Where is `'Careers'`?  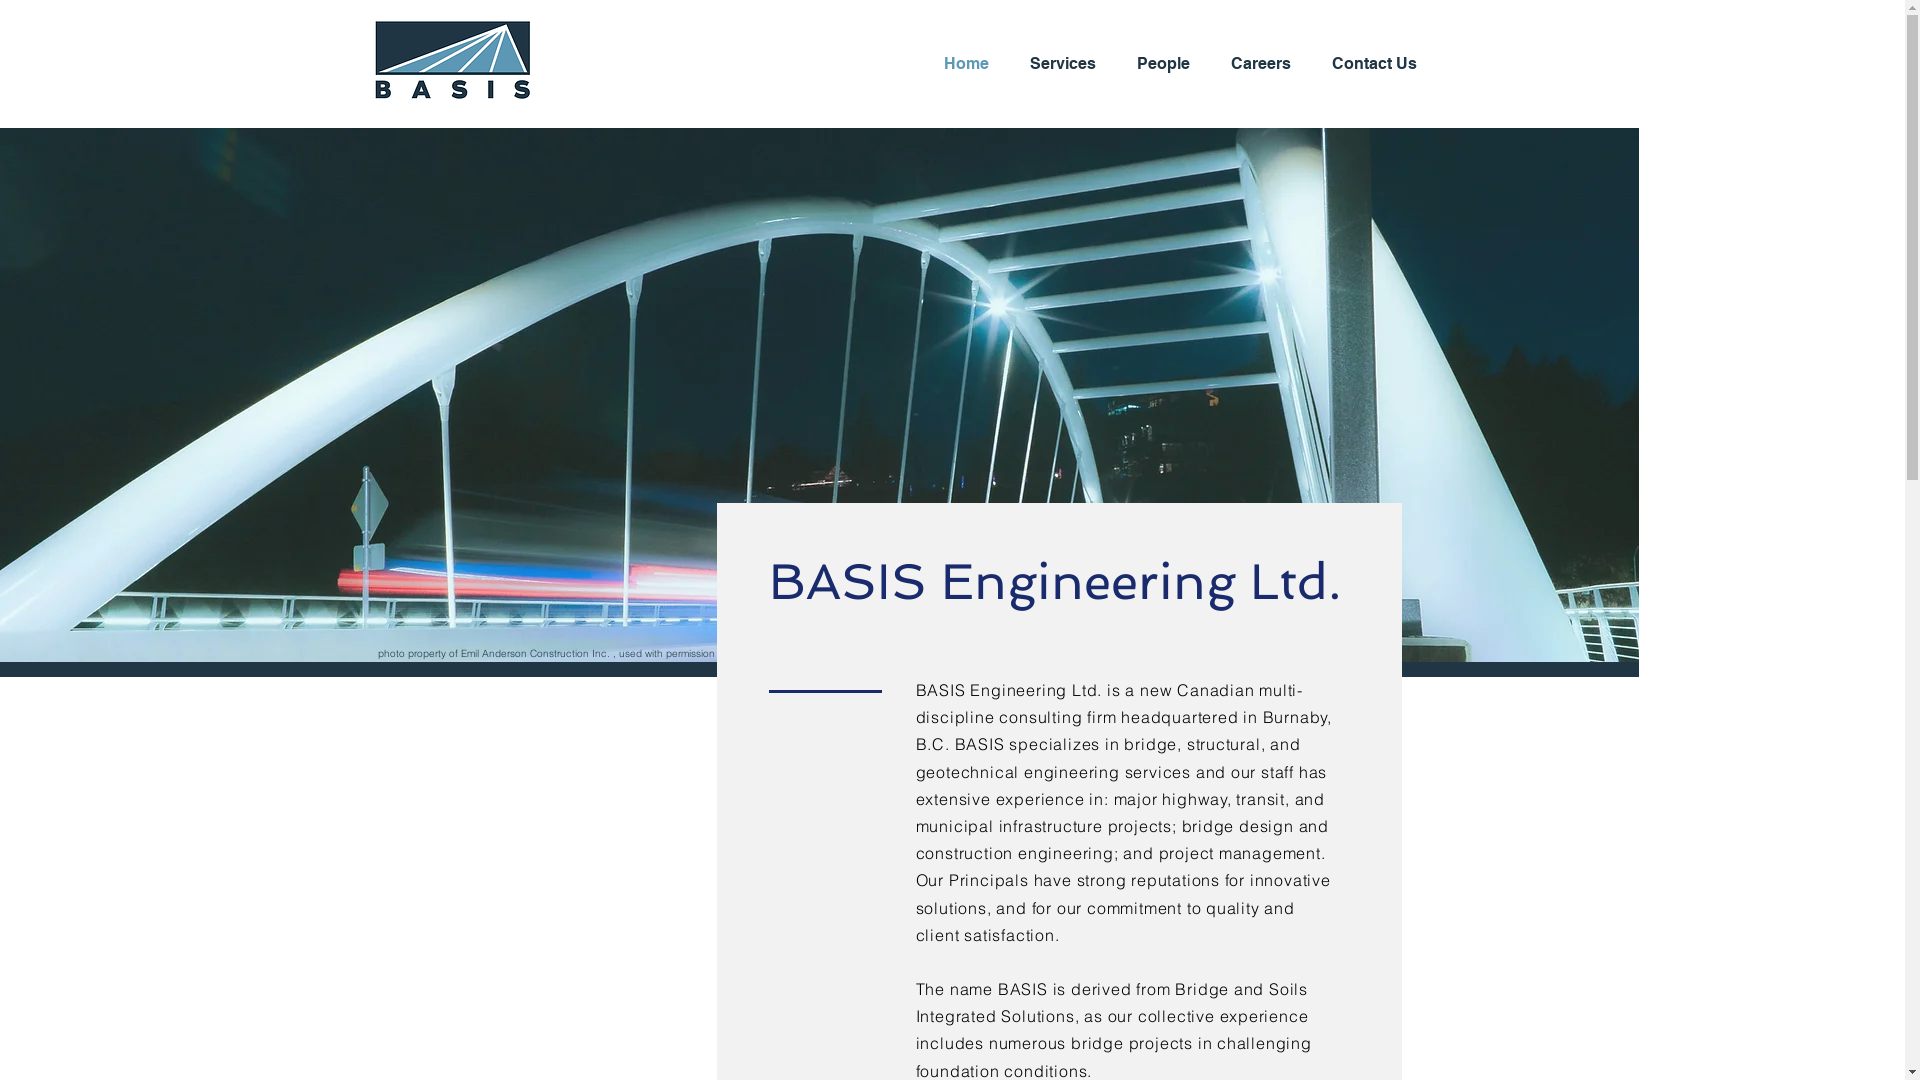
'Careers' is located at coordinates (1265, 63).